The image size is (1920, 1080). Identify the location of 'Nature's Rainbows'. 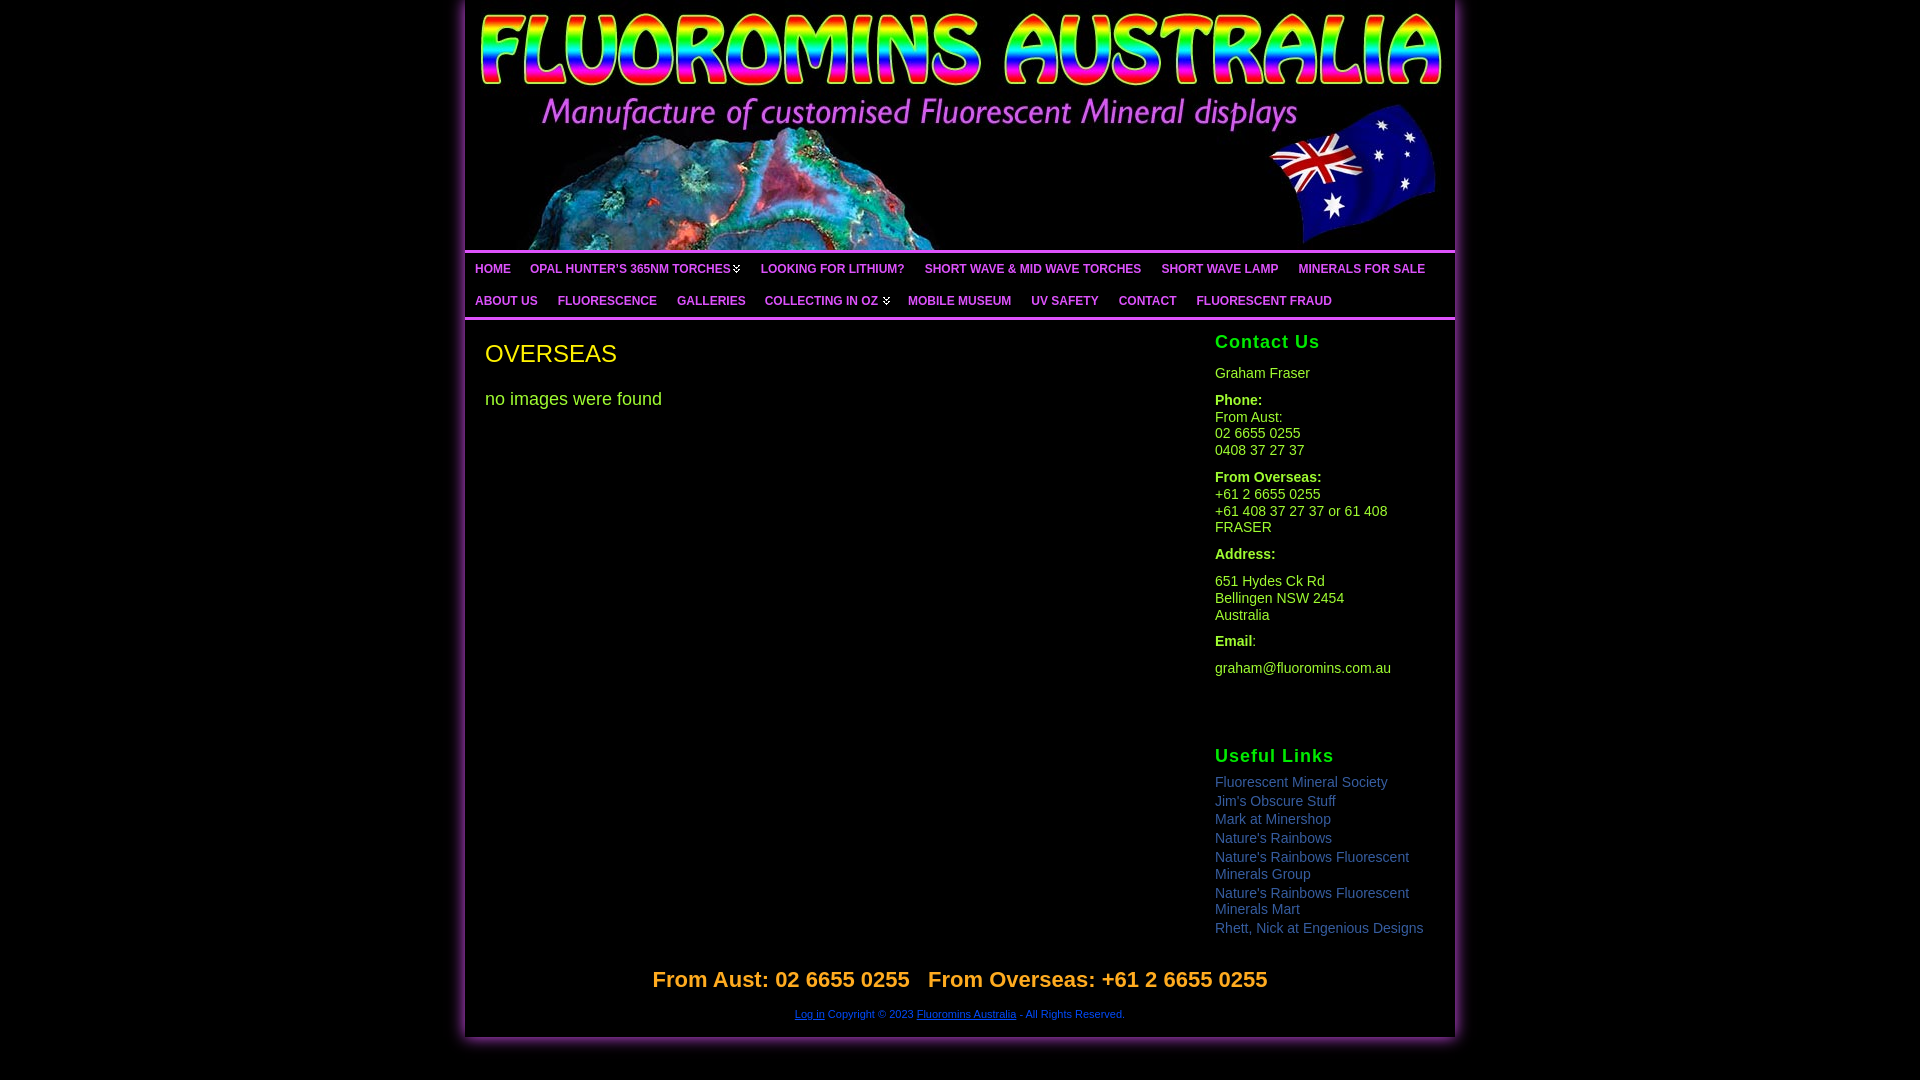
(1213, 837).